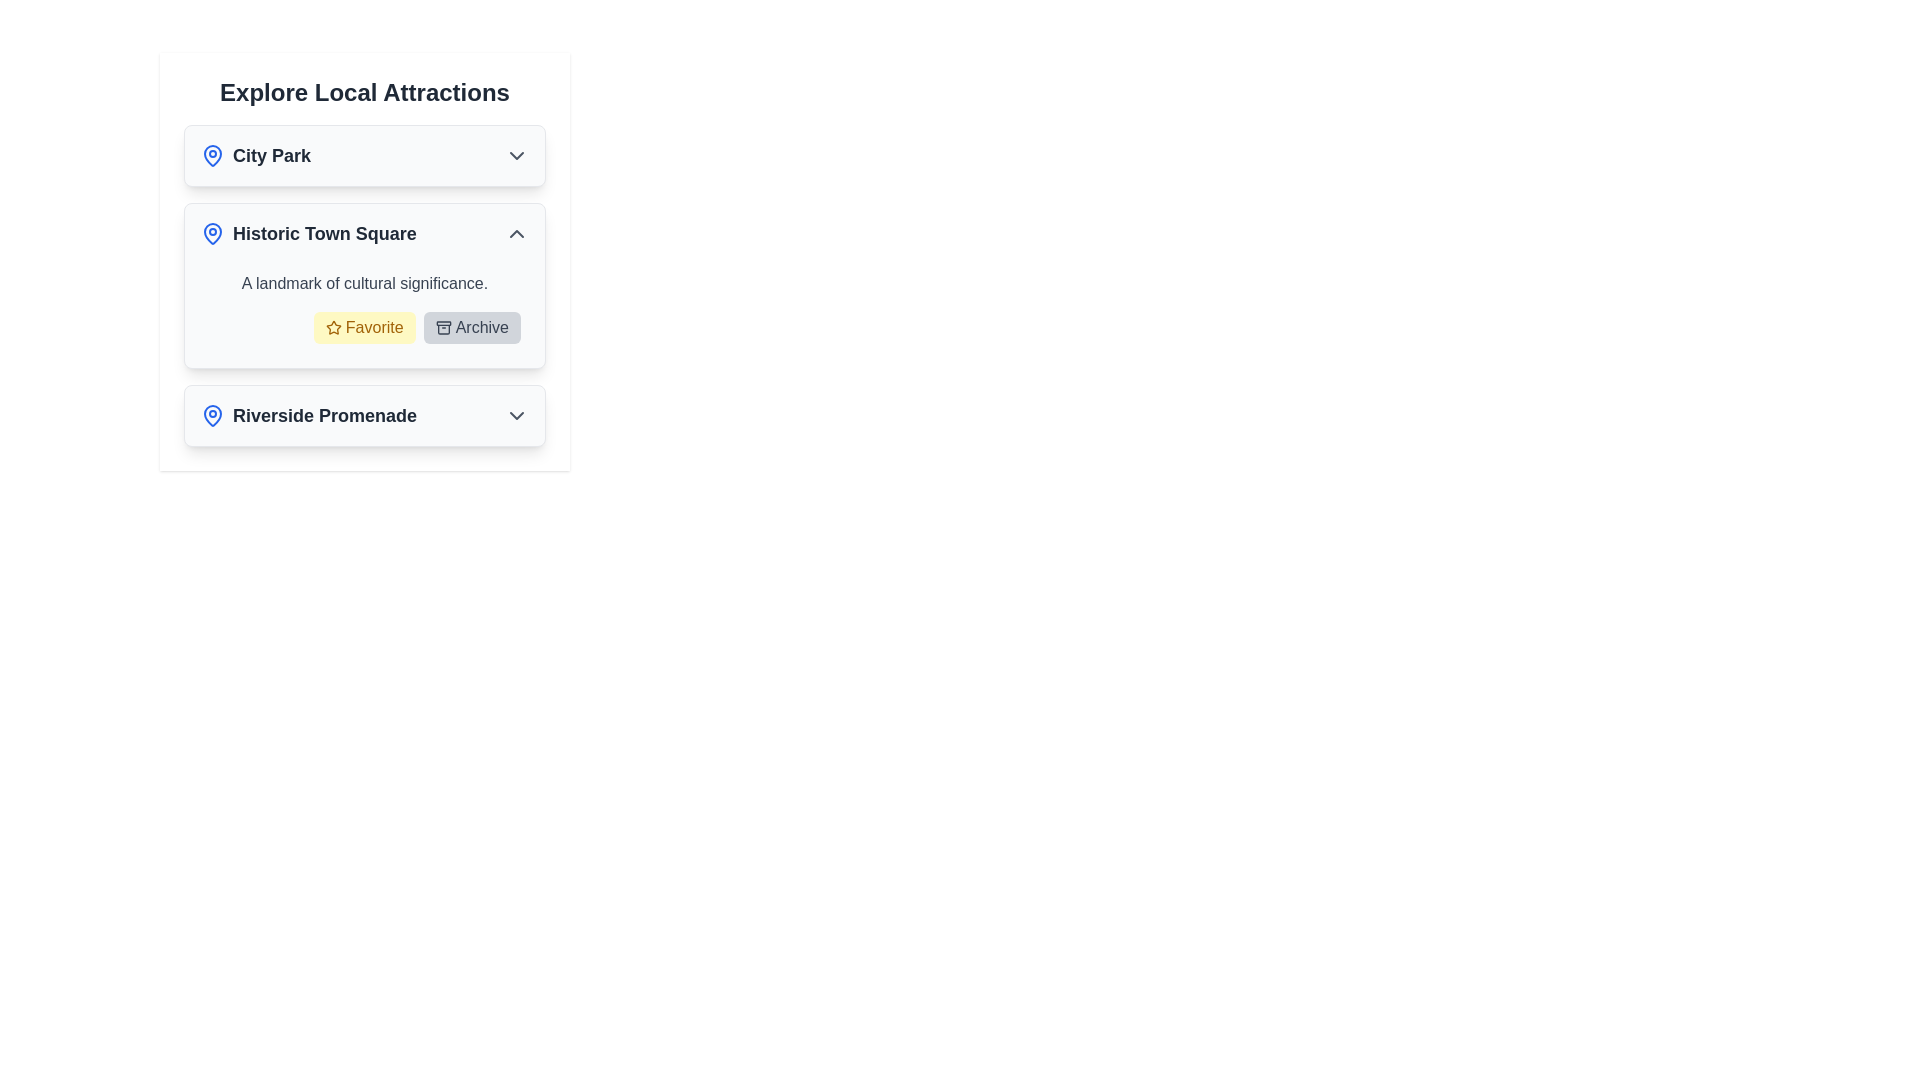  Describe the element at coordinates (364, 415) in the screenshot. I see `the selectable item in the list that represents 'Riverside Promenade' located under 'Explore Local Attractions'` at that location.